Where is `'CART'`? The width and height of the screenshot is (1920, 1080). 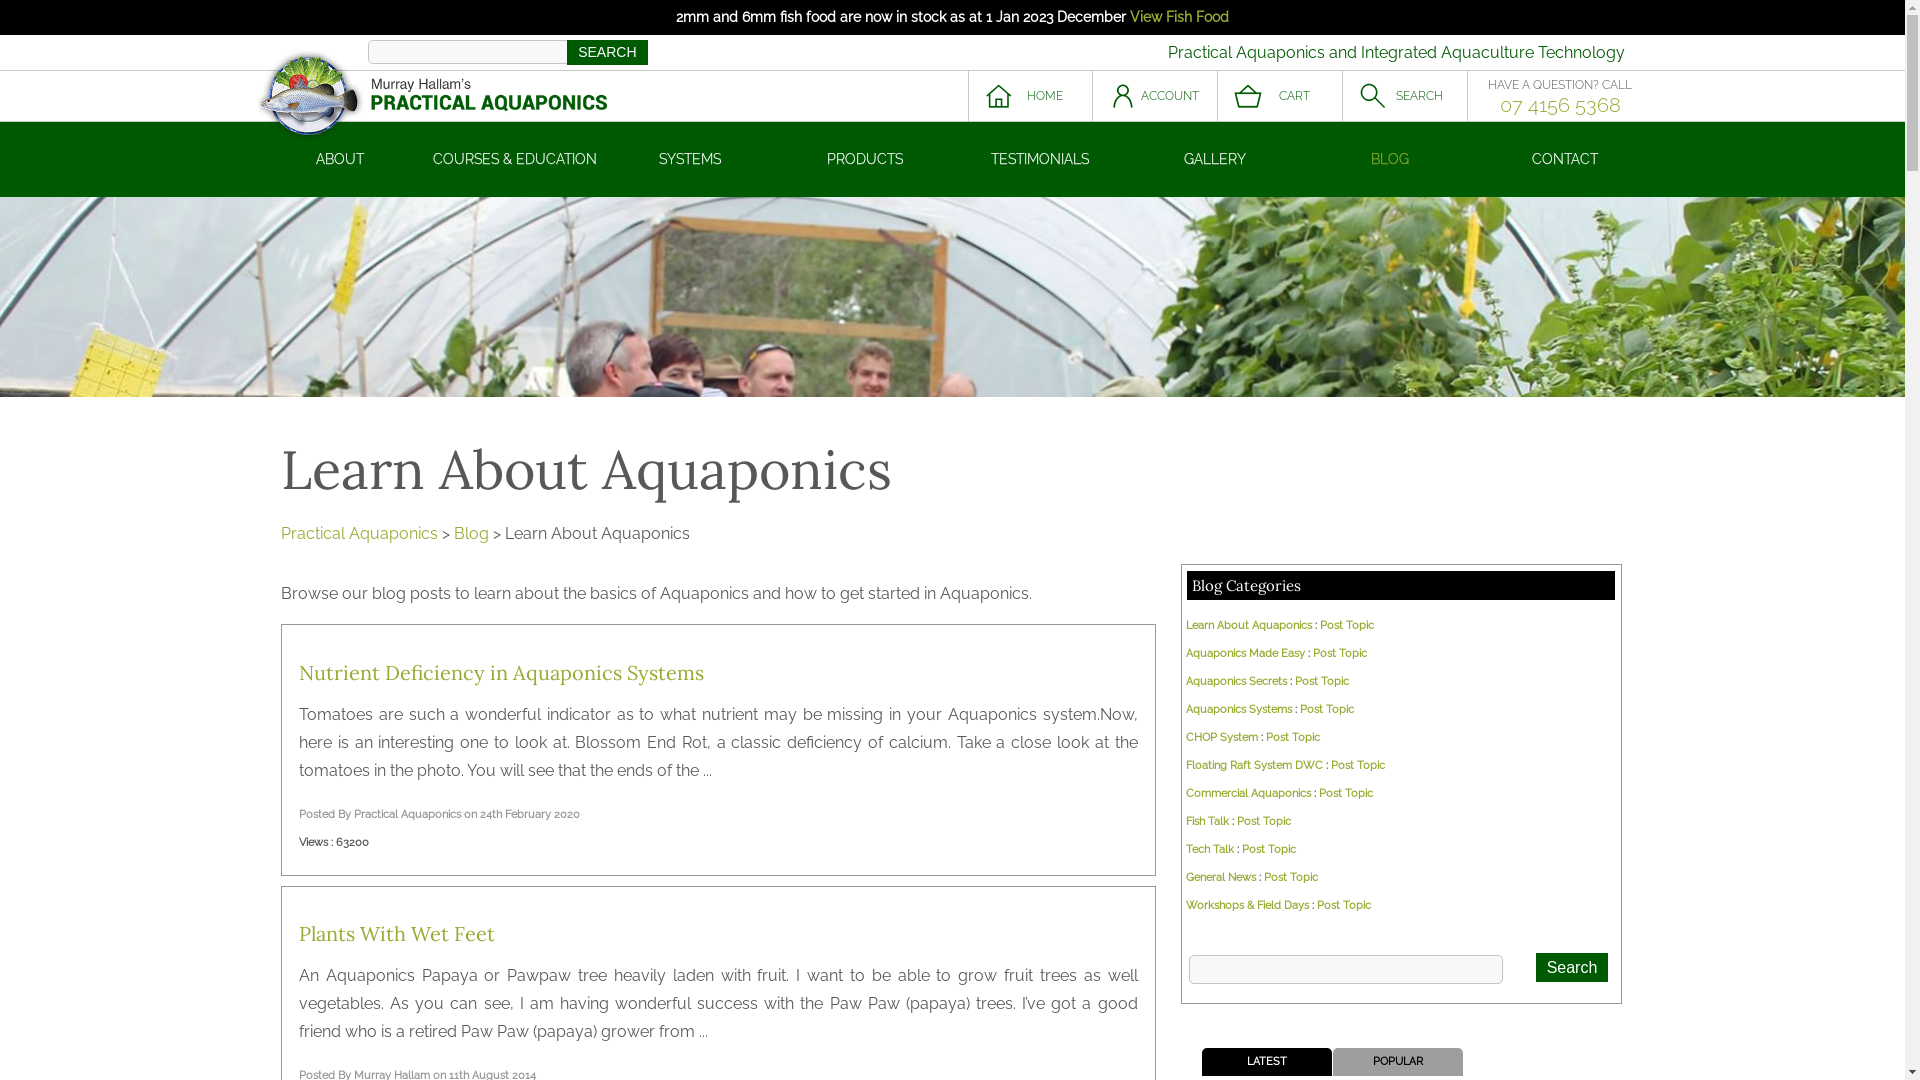 'CART' is located at coordinates (1280, 96).